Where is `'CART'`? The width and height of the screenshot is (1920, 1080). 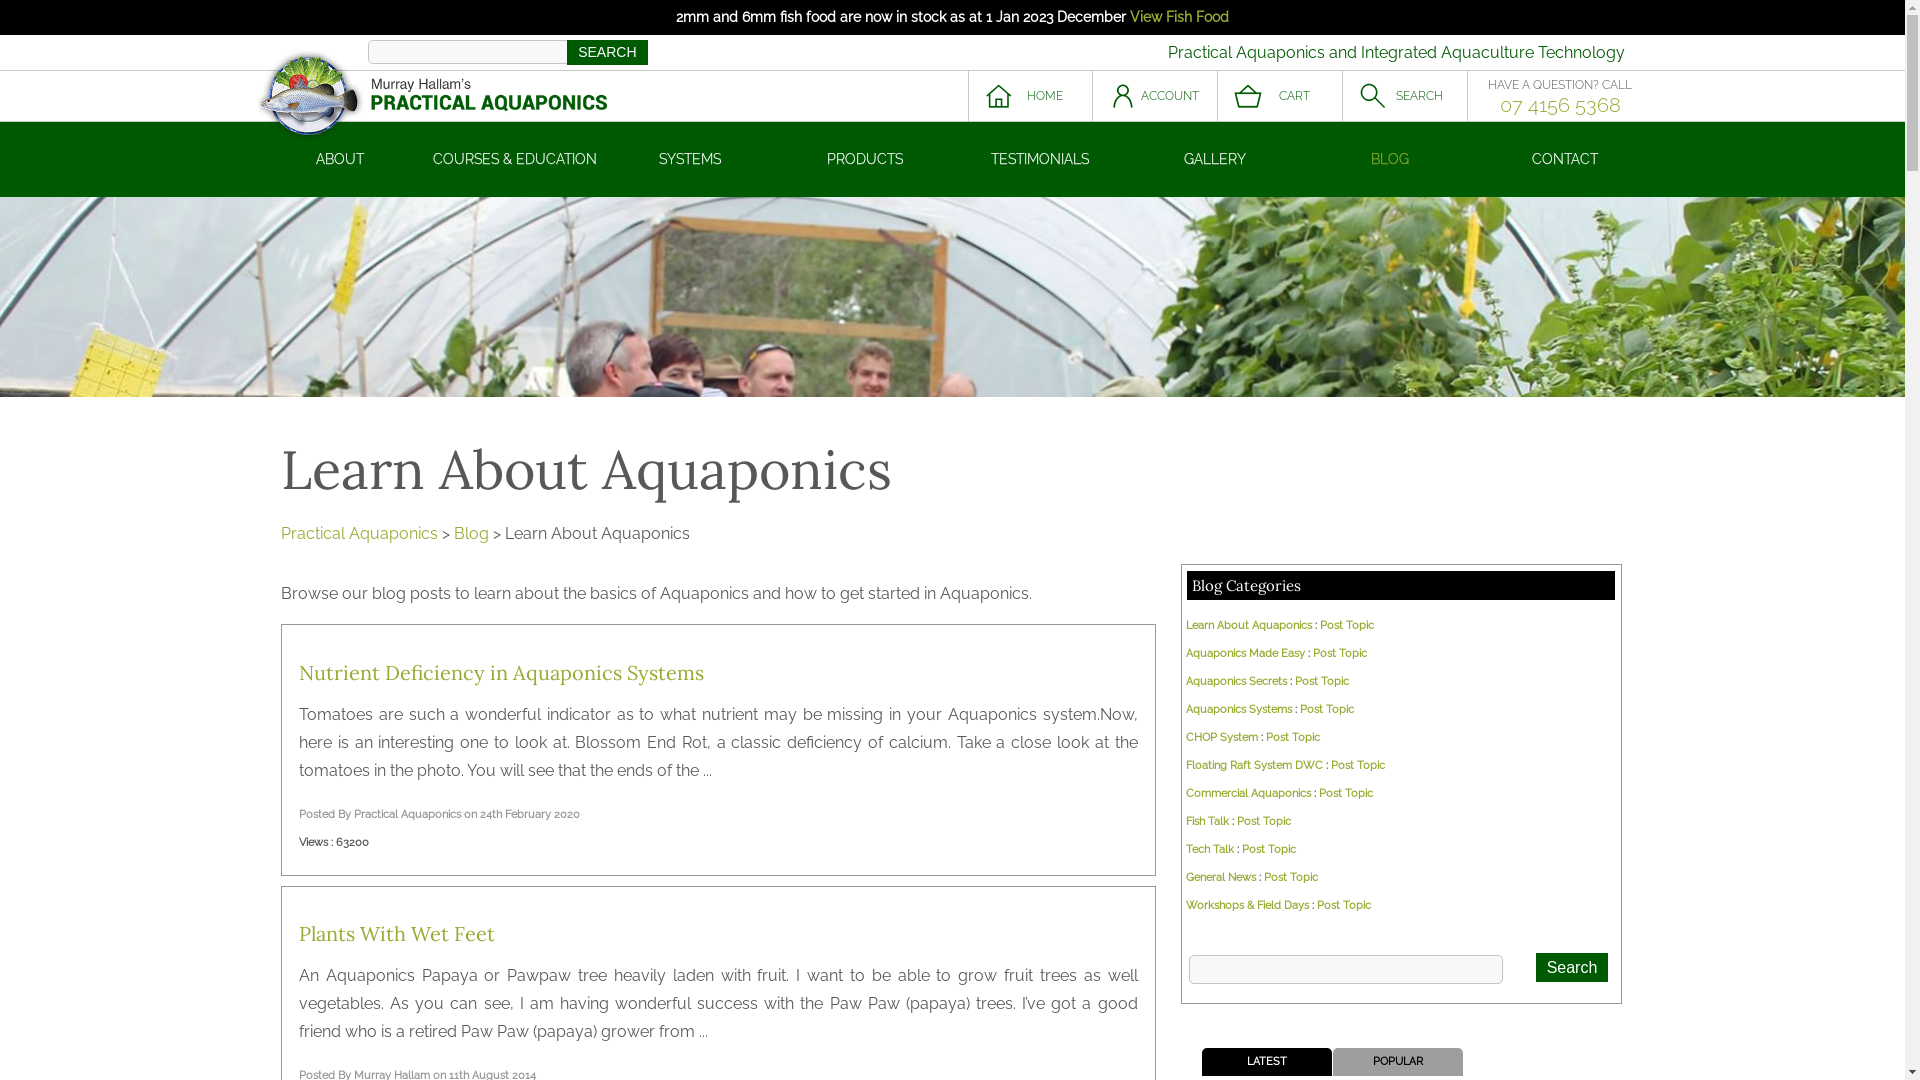 'CART' is located at coordinates (1280, 96).